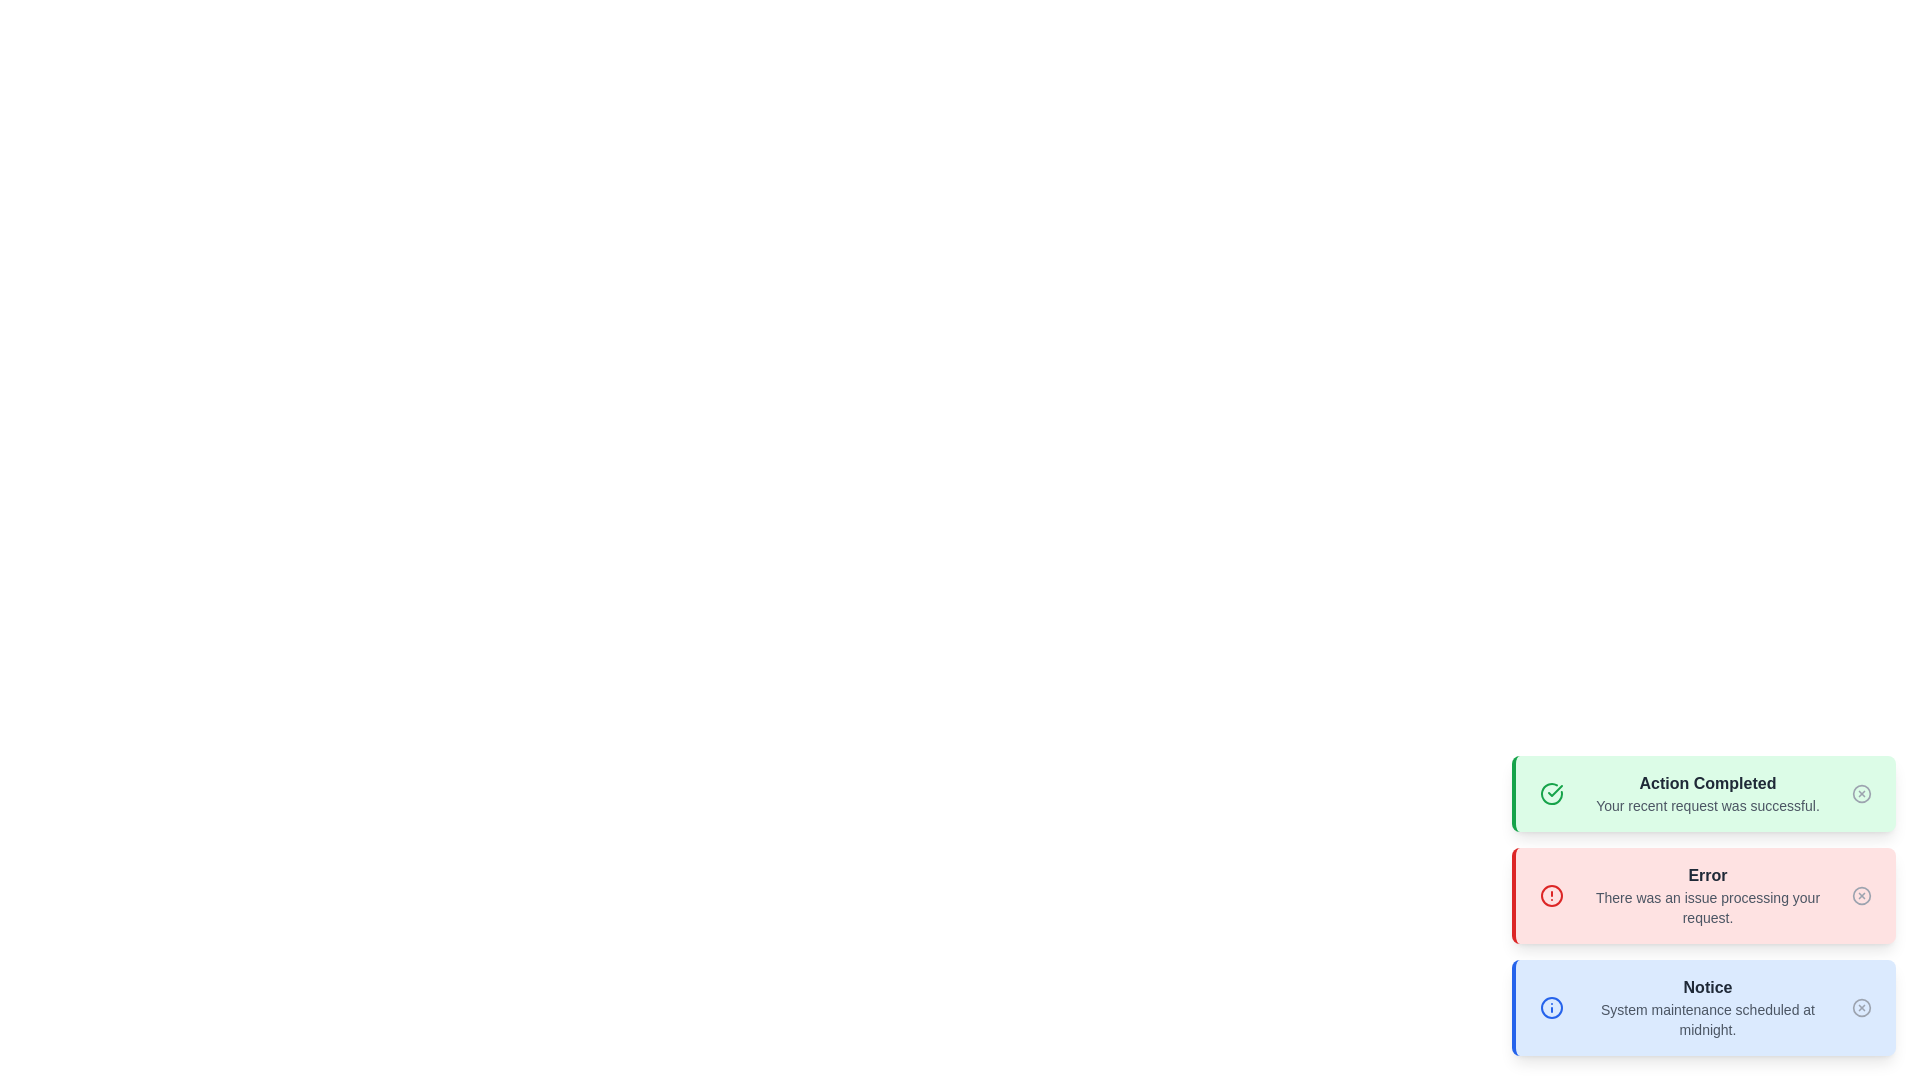 Image resolution: width=1920 pixels, height=1080 pixels. I want to click on the alert message of type error and read its content, so click(1703, 894).